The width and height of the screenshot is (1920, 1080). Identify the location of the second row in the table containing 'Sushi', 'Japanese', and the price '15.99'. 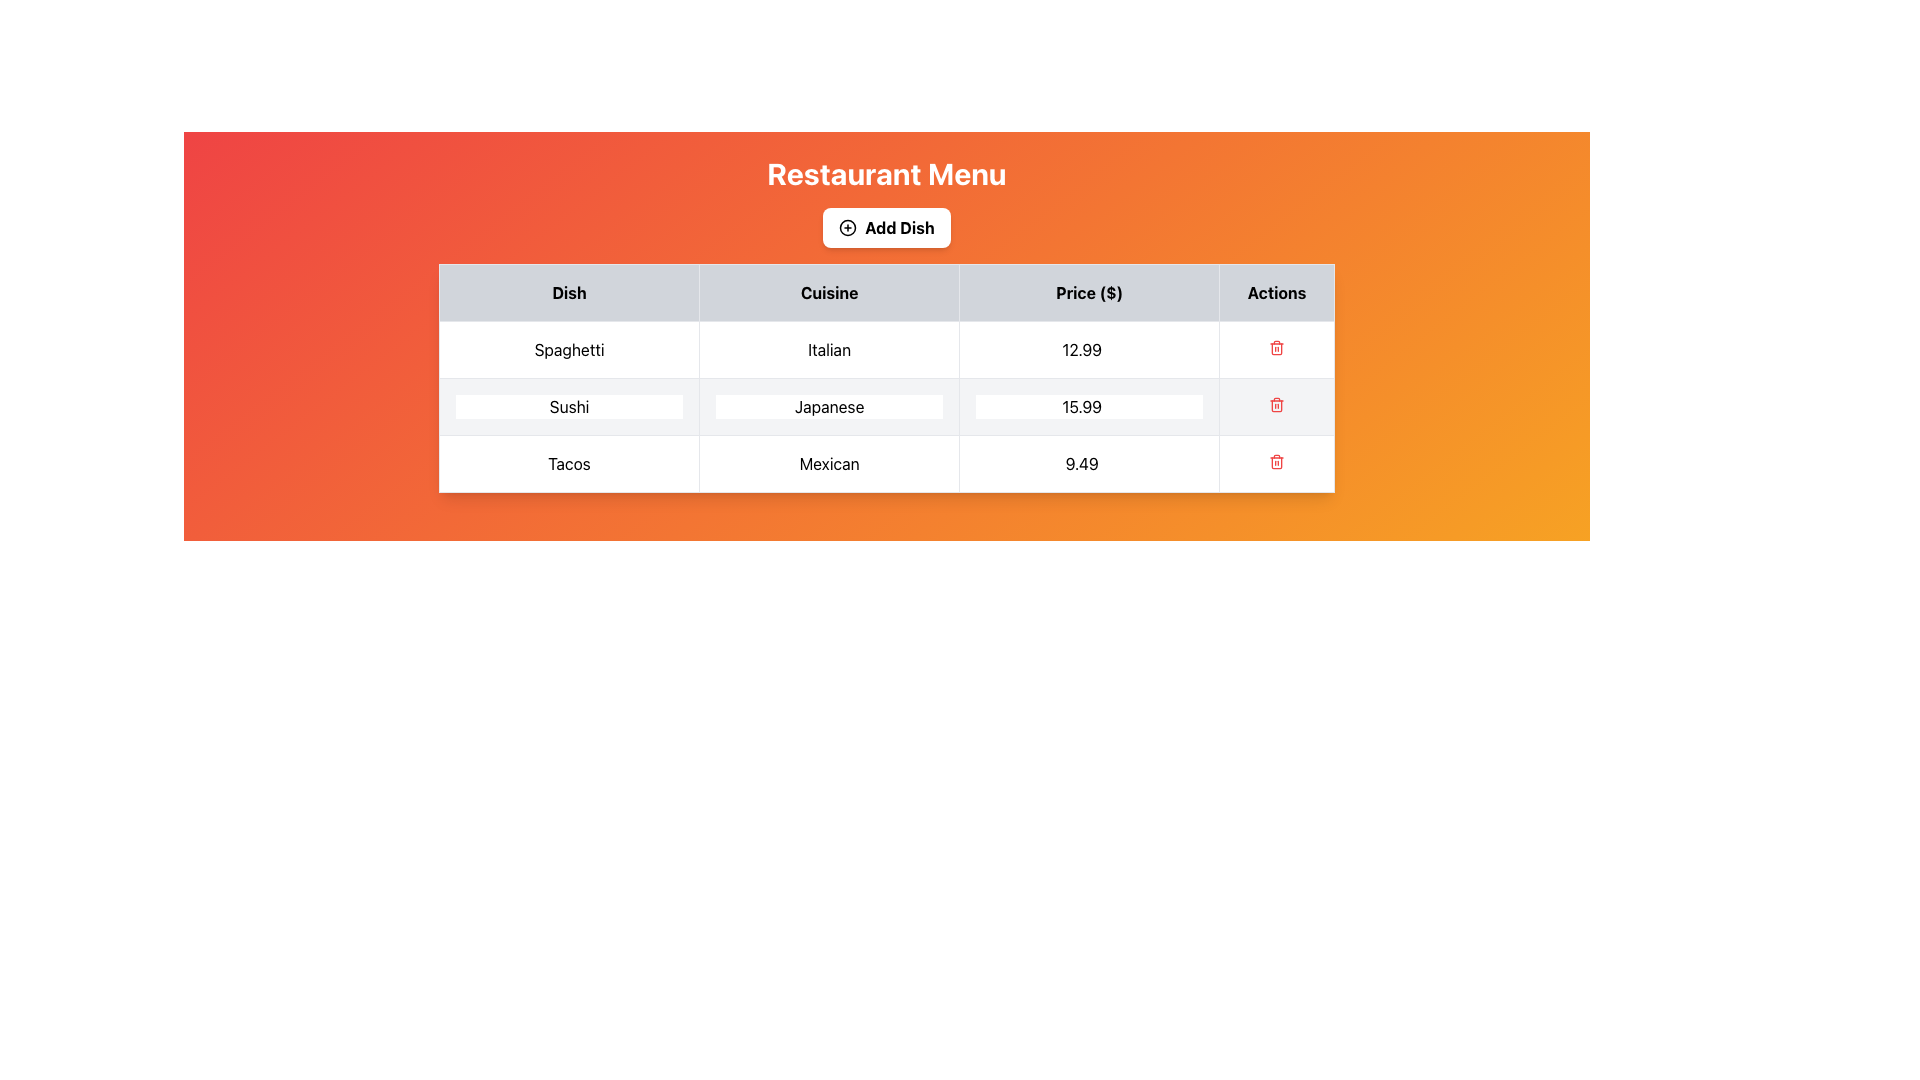
(886, 406).